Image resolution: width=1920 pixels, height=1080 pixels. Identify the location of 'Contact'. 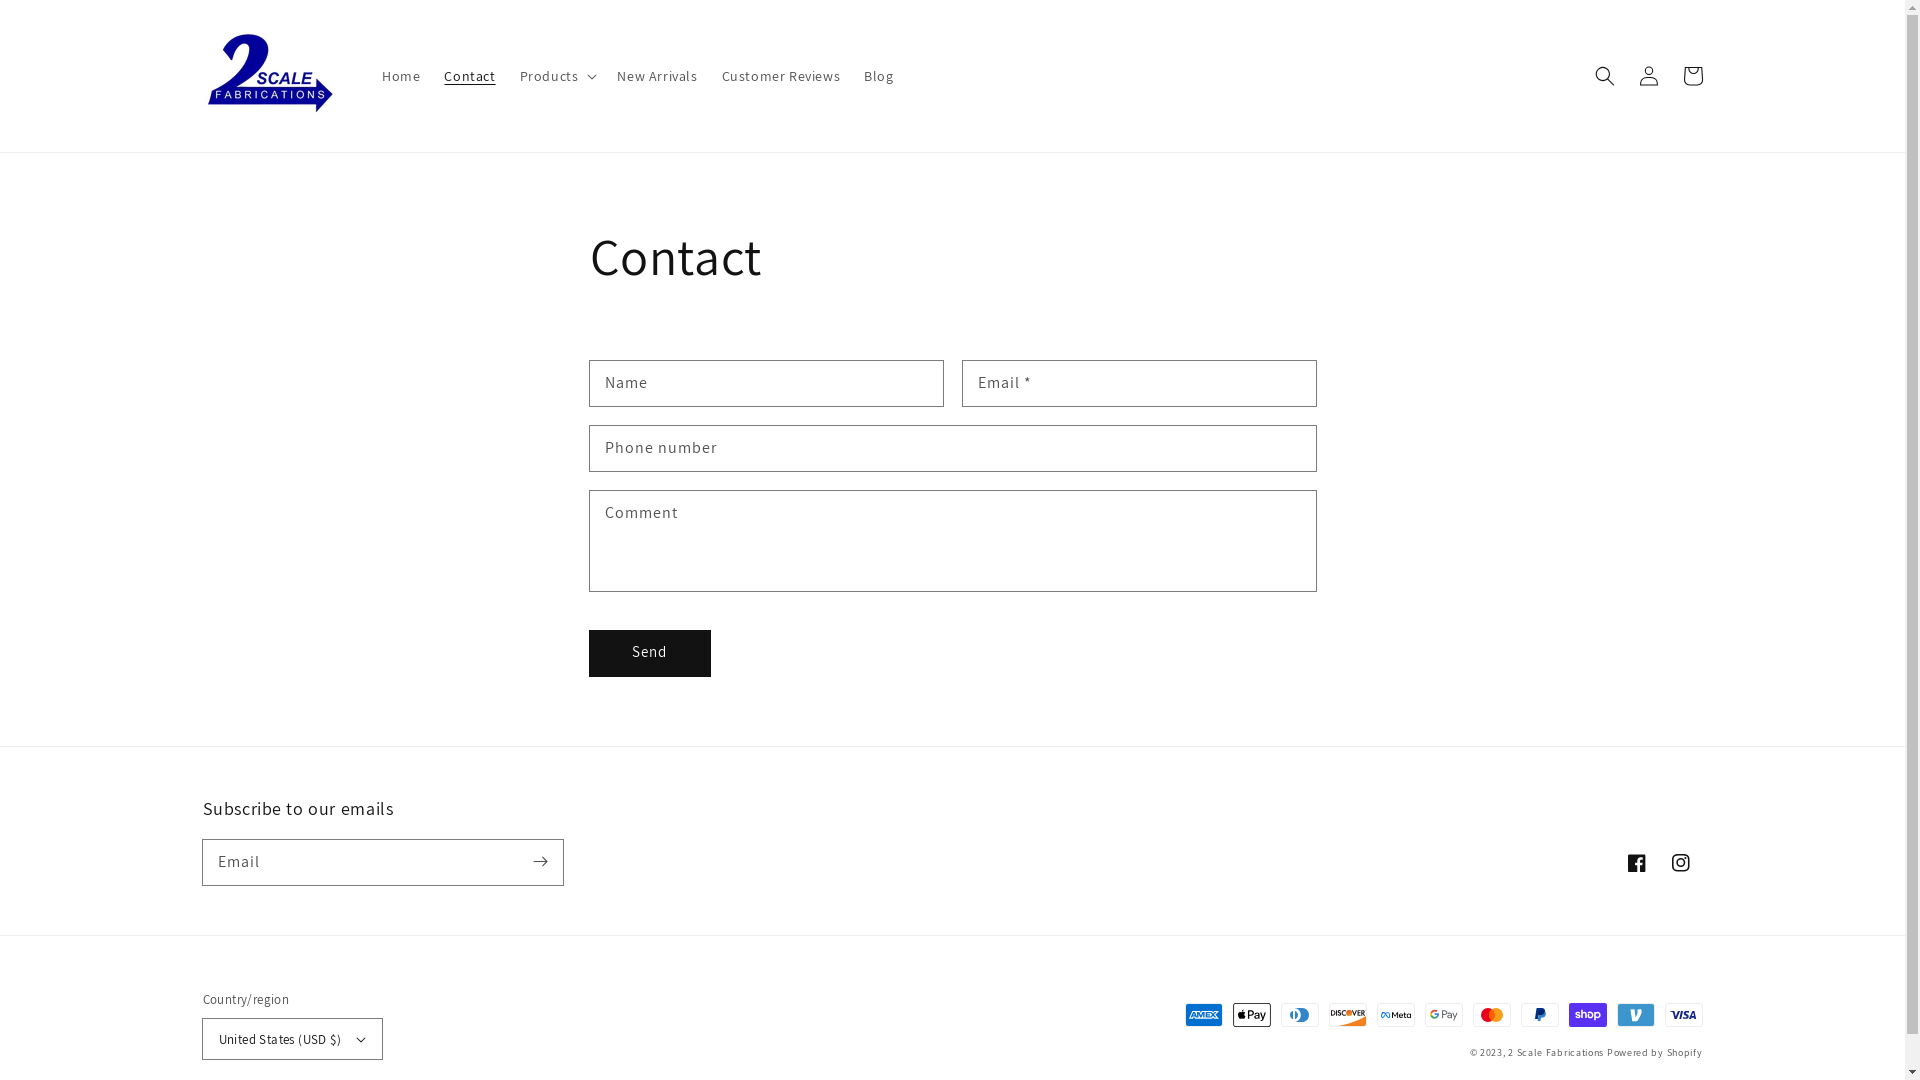
(468, 75).